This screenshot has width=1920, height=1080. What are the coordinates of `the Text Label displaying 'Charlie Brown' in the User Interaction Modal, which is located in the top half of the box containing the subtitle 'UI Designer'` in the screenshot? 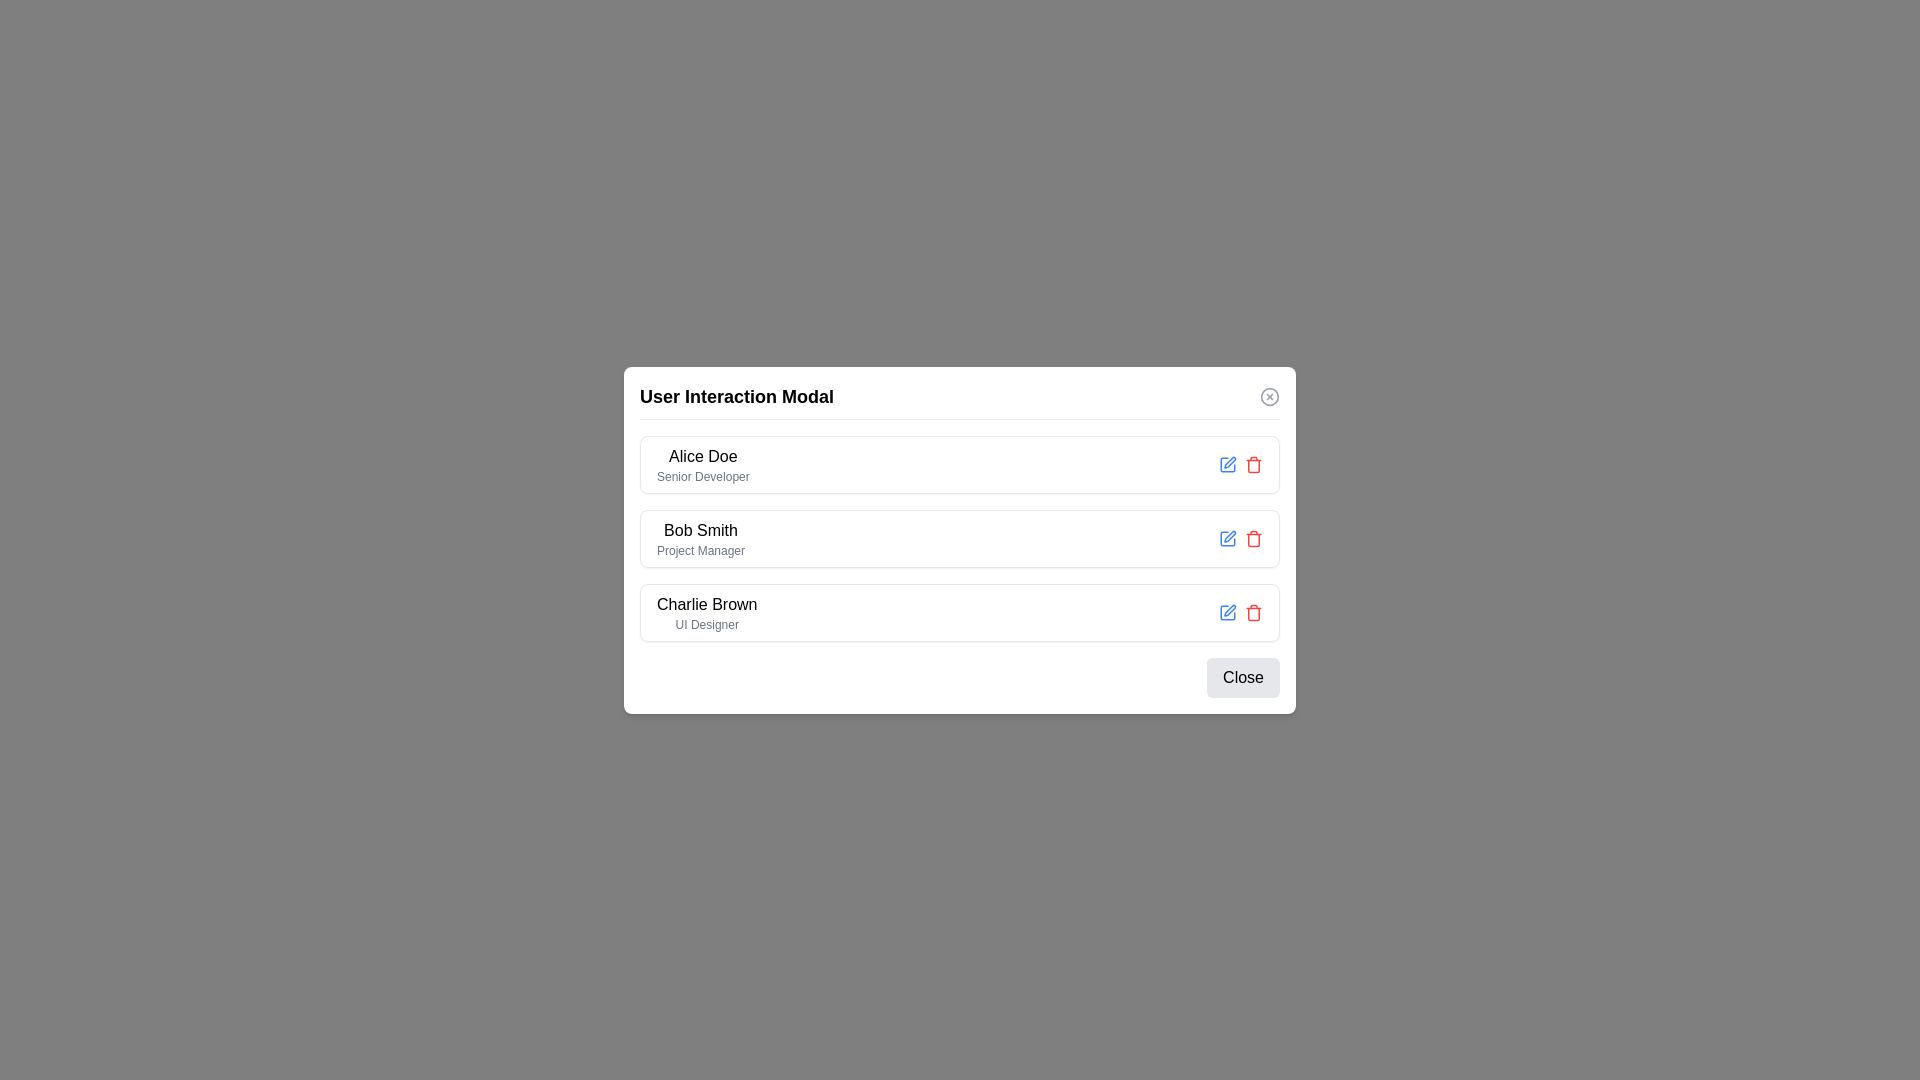 It's located at (707, 603).